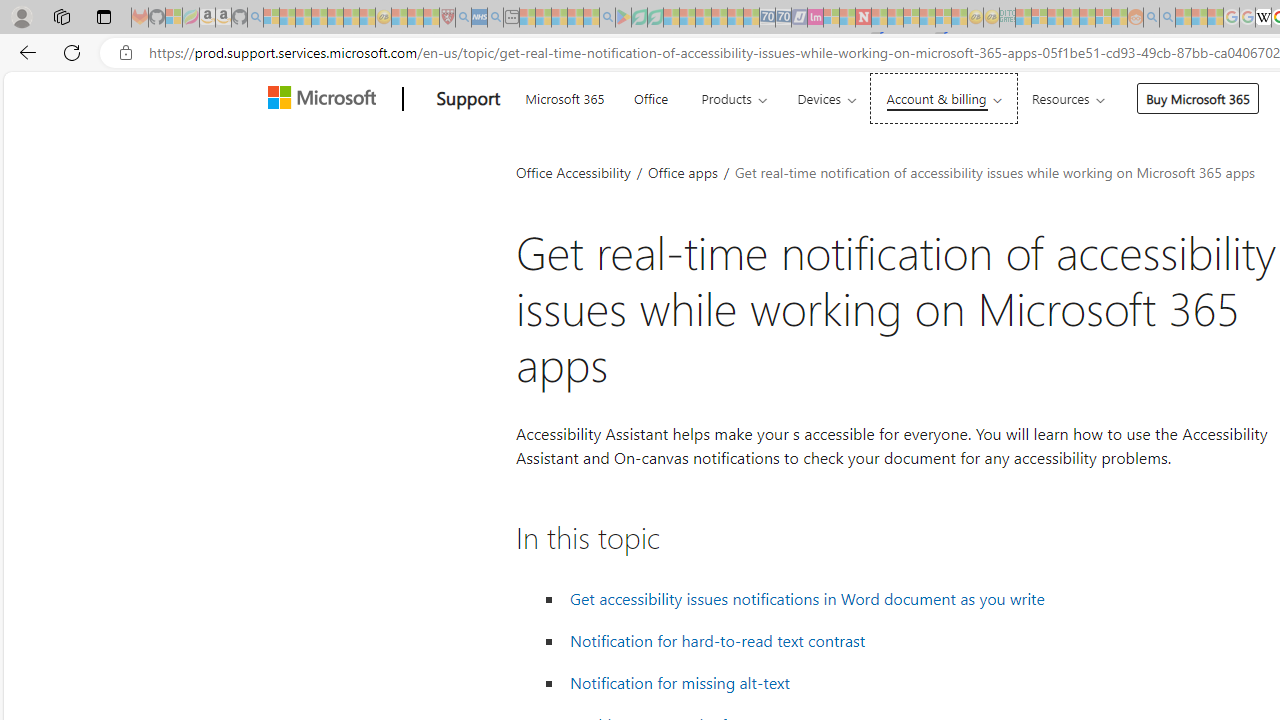 Image resolution: width=1280 pixels, height=720 pixels. I want to click on 'DITOGAMES AG Imprint - Sleeping', so click(1007, 17).